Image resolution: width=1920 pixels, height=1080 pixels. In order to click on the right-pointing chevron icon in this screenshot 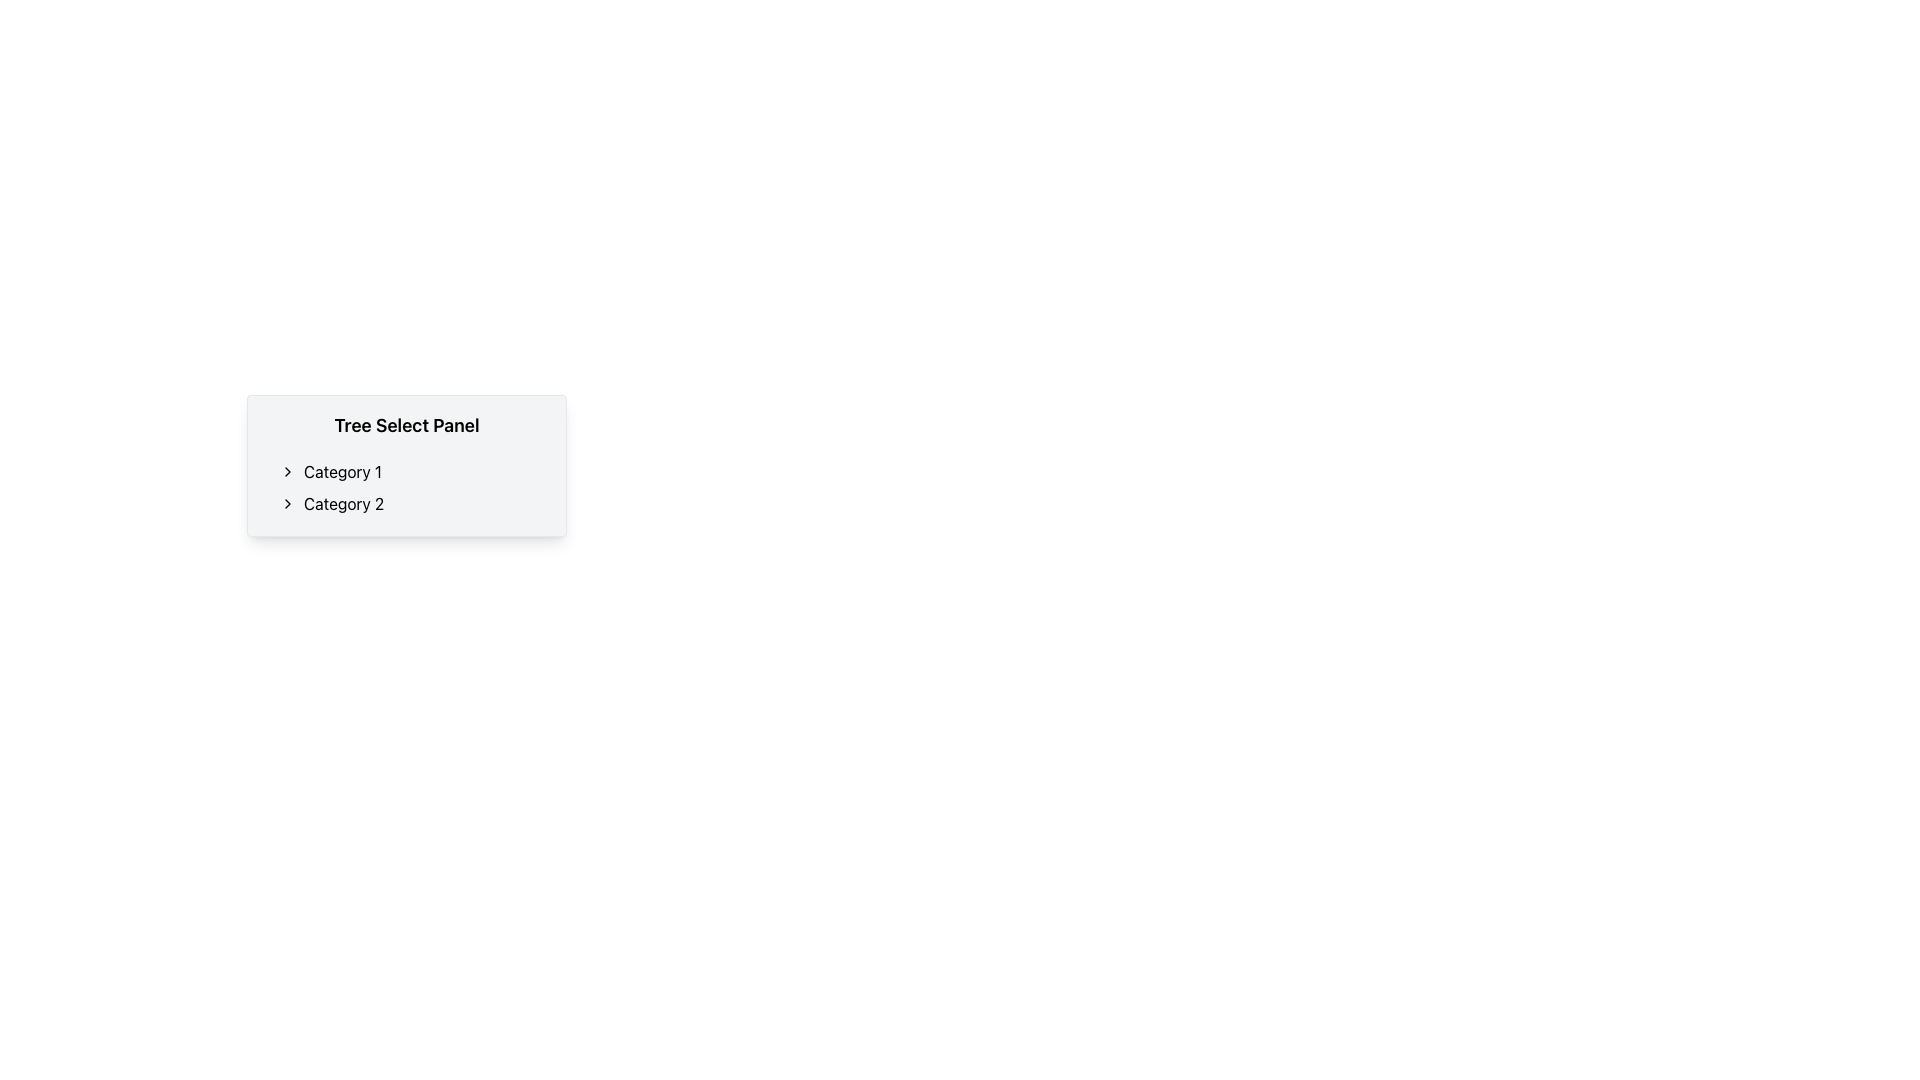, I will do `click(287, 503)`.